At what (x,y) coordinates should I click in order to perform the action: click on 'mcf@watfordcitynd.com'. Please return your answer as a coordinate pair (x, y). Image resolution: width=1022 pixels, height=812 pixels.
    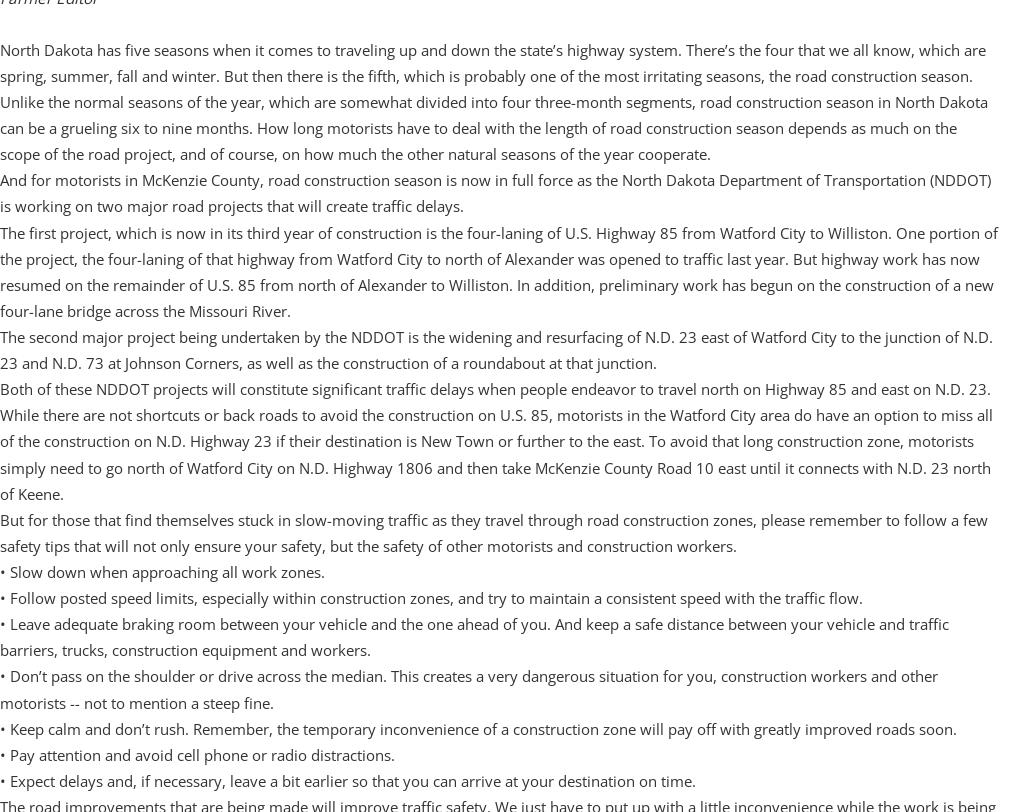
    Looking at the image, I should click on (95, 77).